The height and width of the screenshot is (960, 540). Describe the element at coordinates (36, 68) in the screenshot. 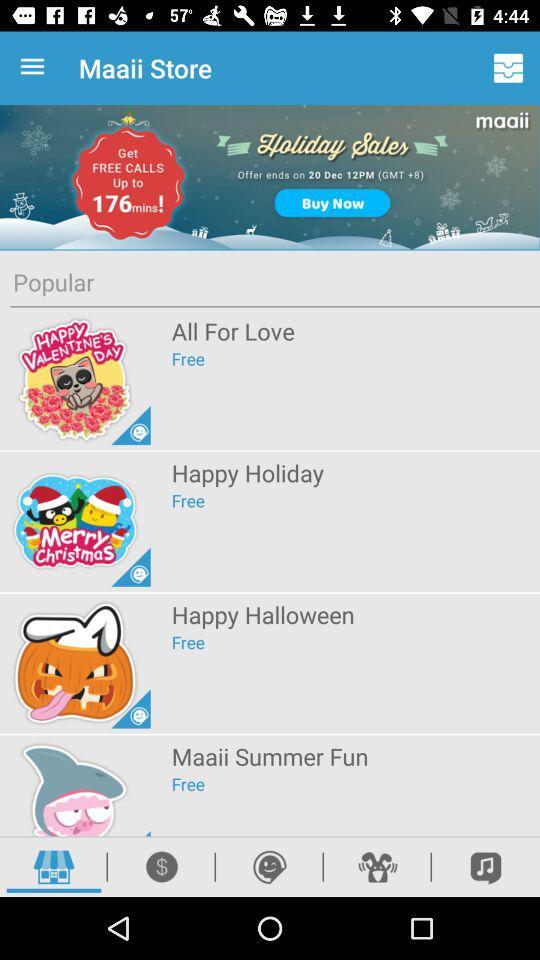

I see `icon to the left of the maaii store item` at that location.